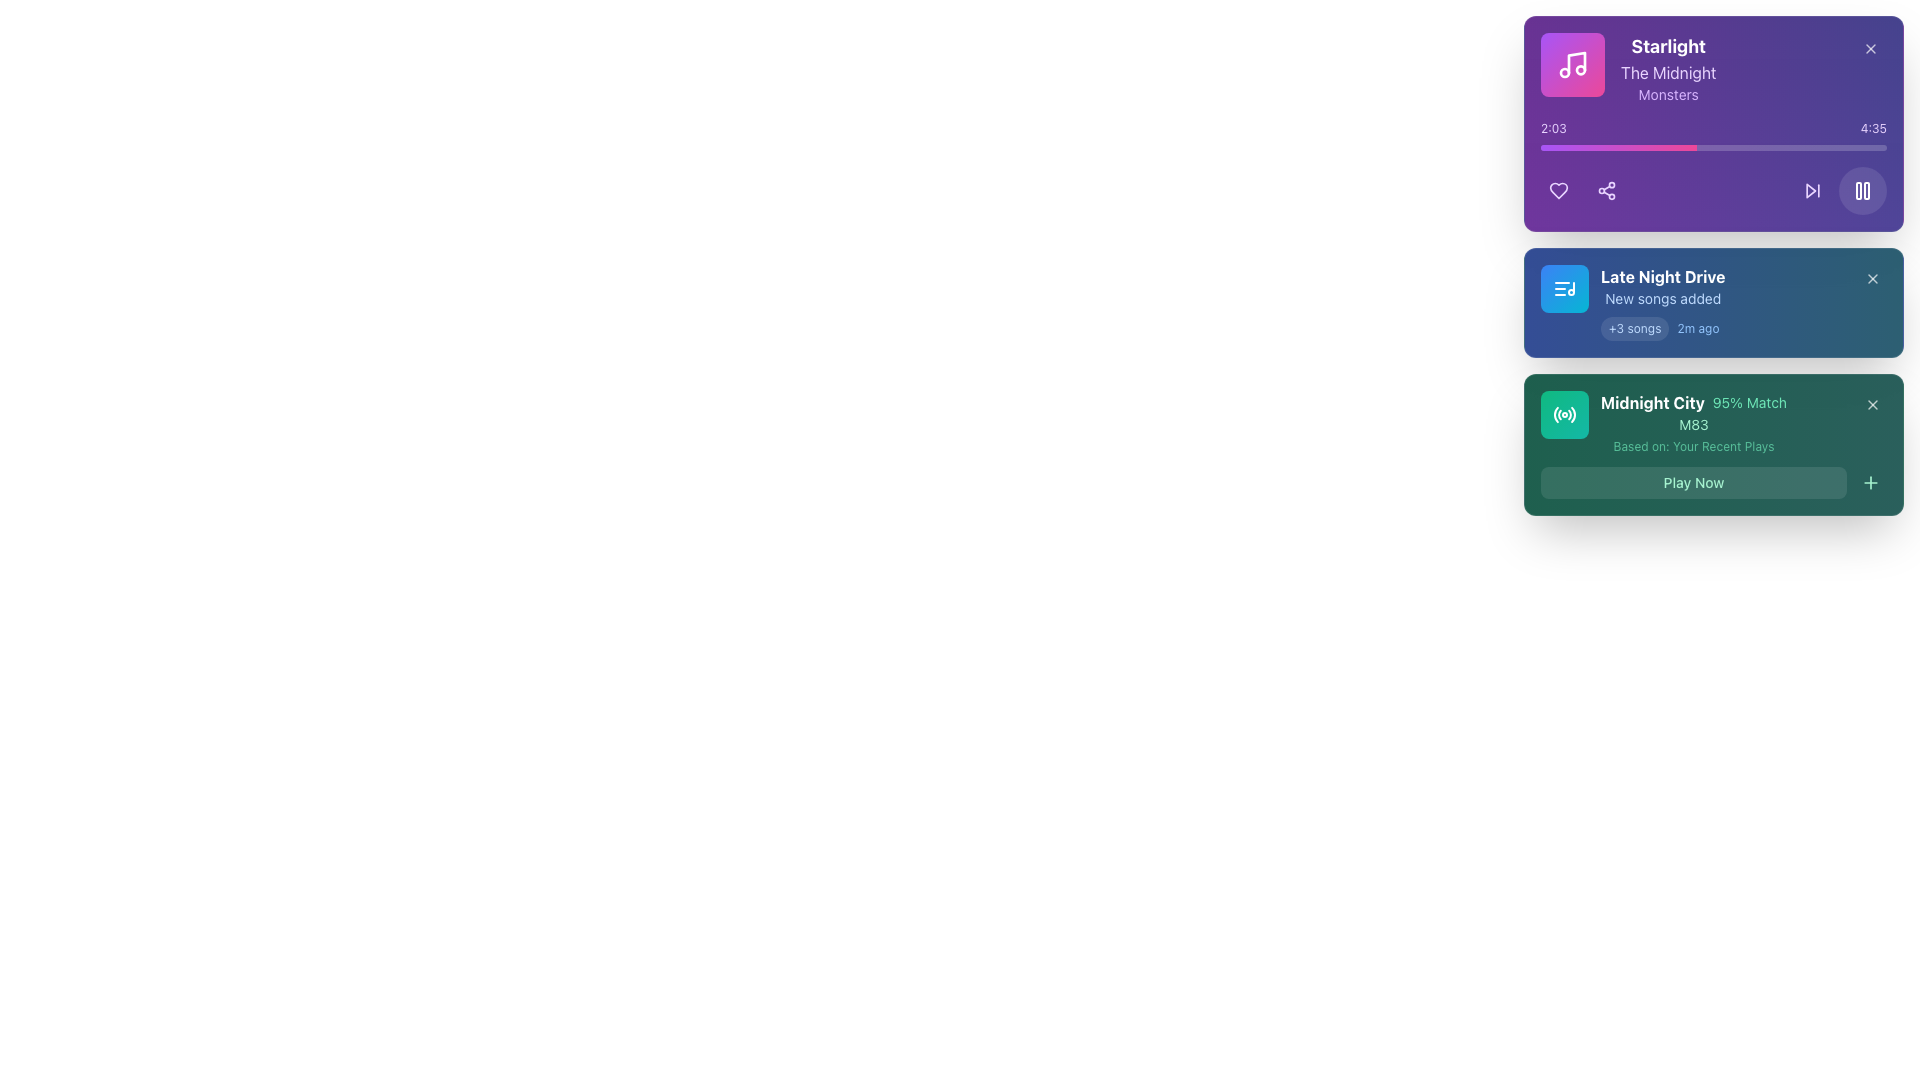 The image size is (1920, 1080). Describe the element at coordinates (1660, 146) in the screenshot. I see `playback progress` at that location.